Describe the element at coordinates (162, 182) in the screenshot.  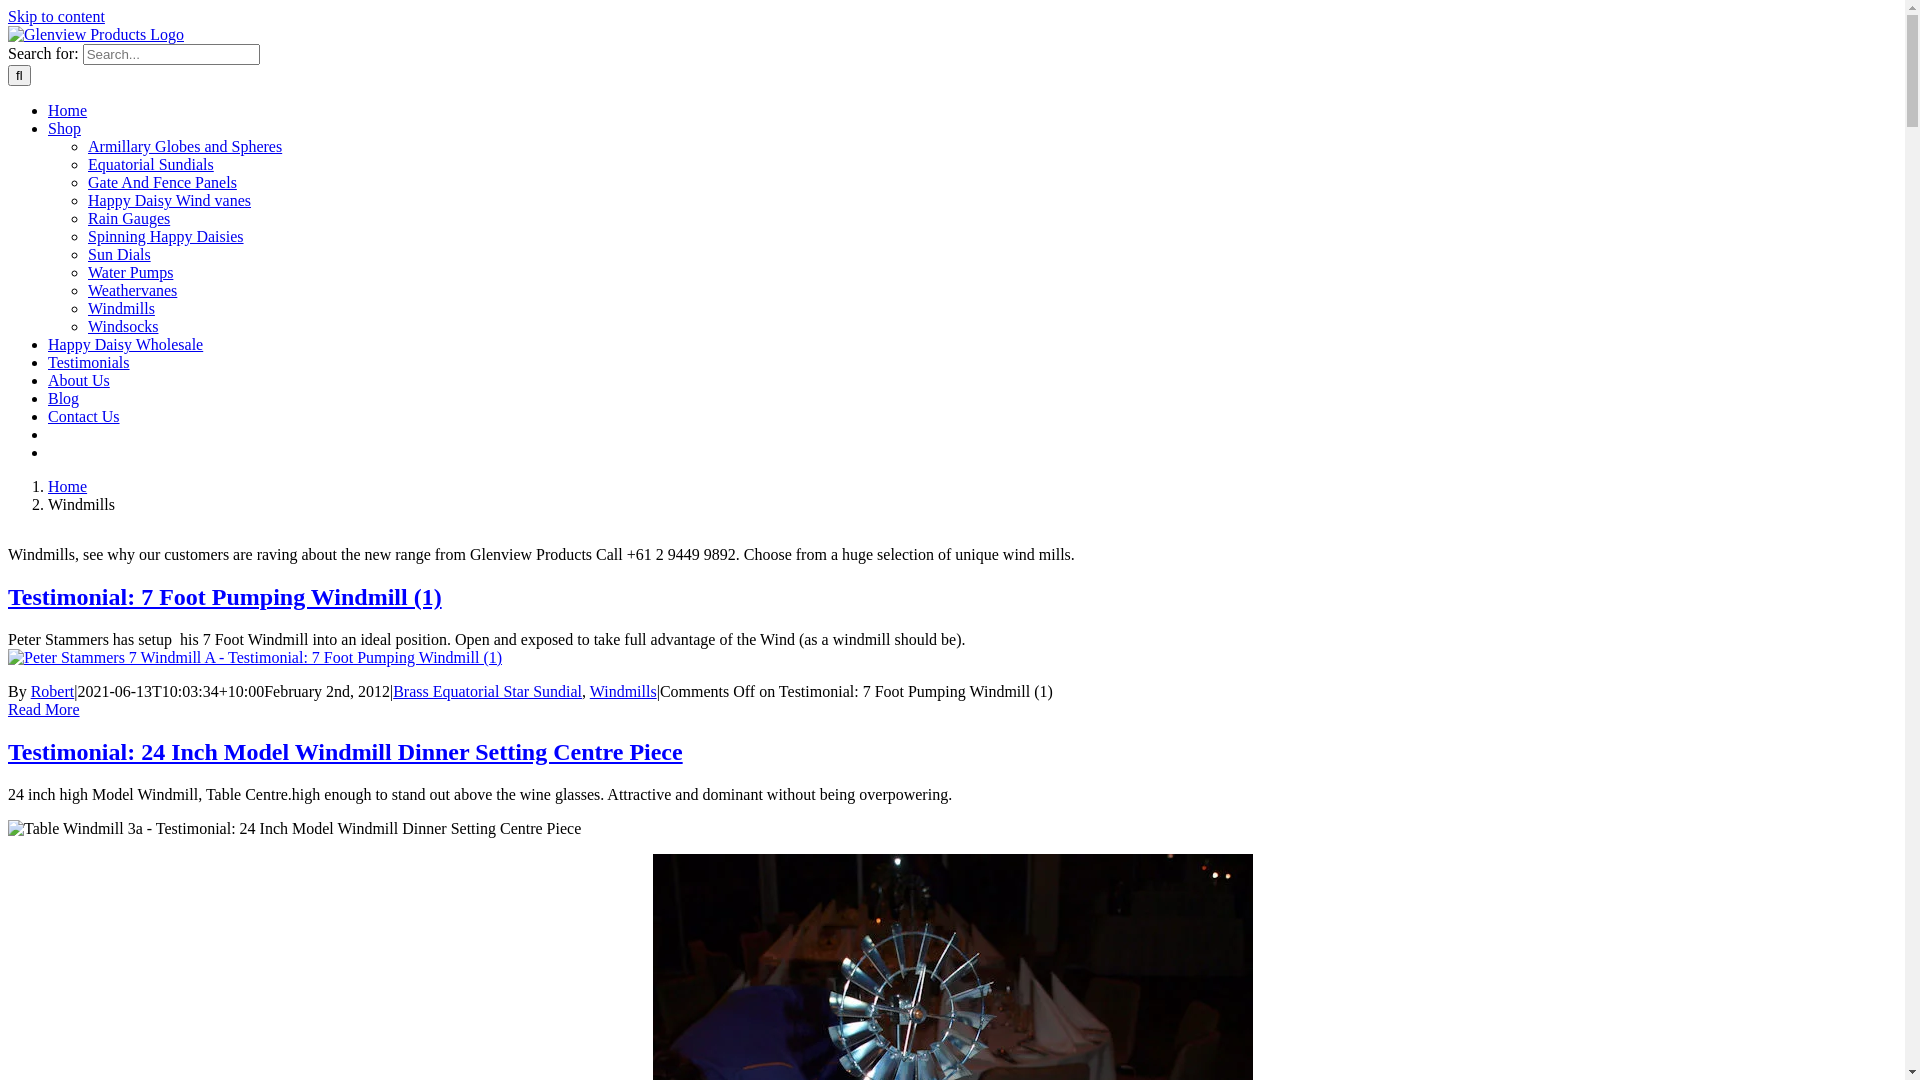
I see `'Gate And Fence Panels'` at that location.